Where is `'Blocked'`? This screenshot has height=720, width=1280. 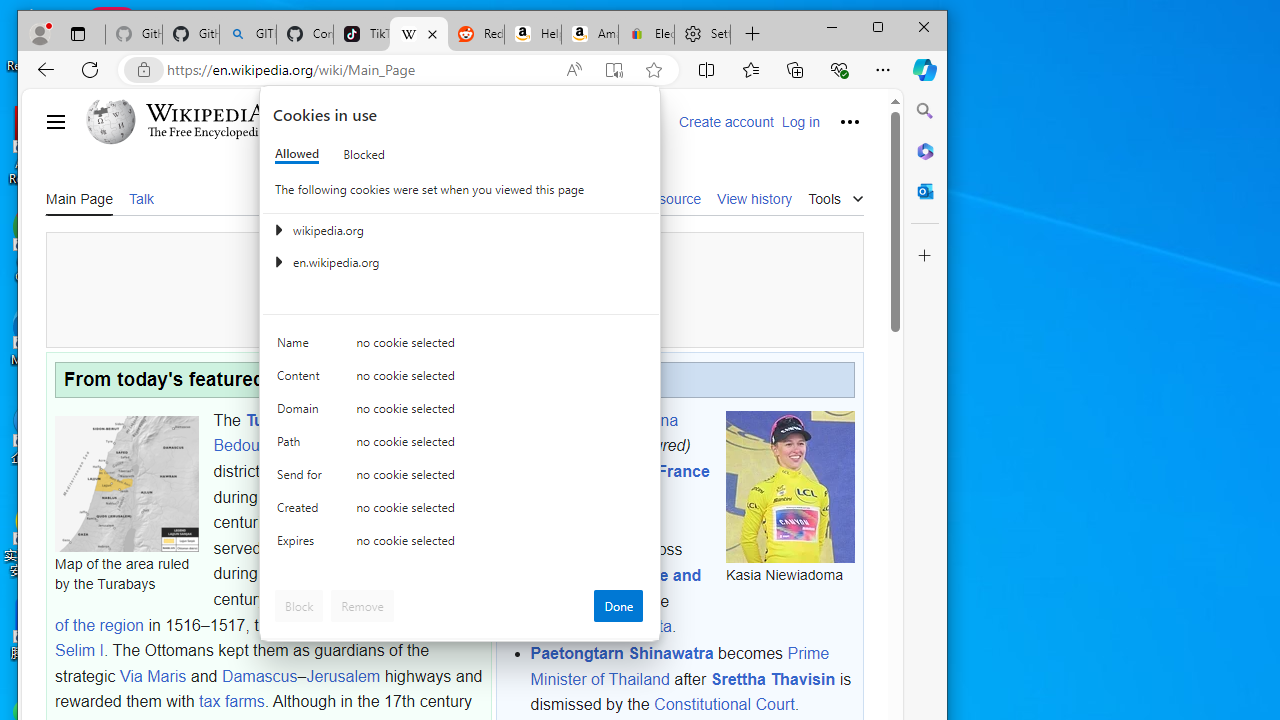
'Blocked' is located at coordinates (364, 153).